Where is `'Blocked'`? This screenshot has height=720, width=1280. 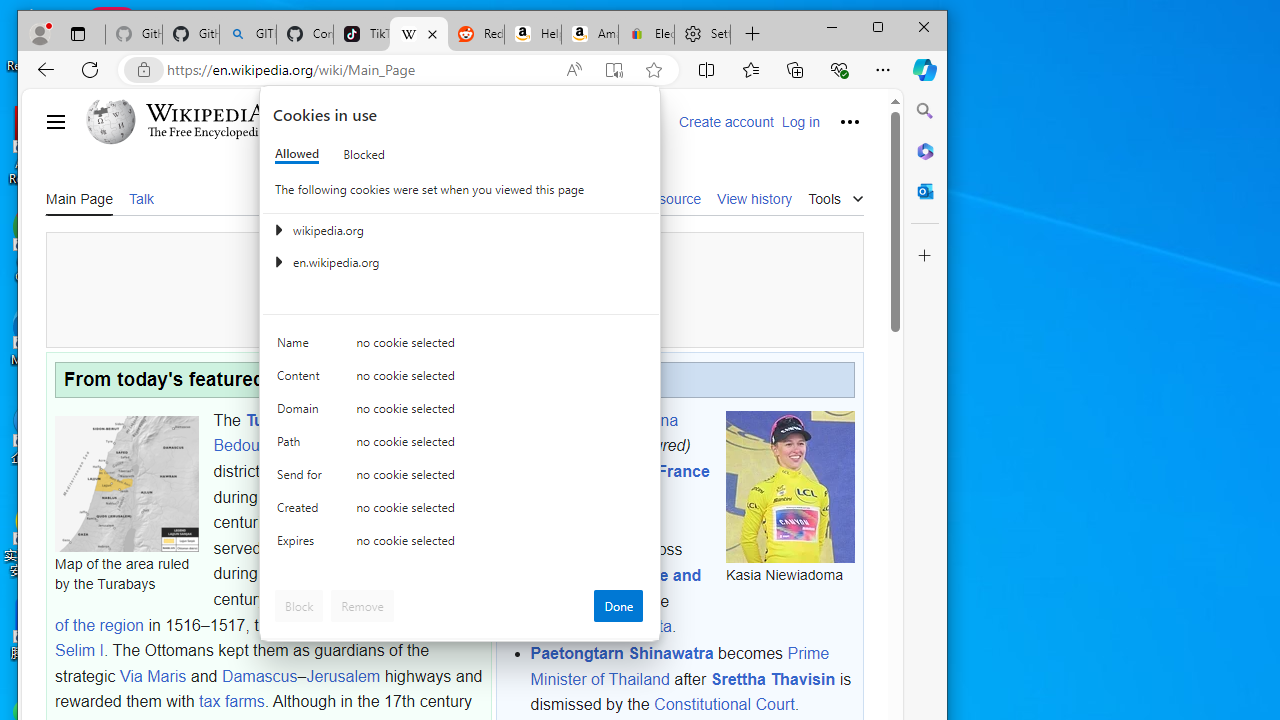
'Blocked' is located at coordinates (364, 153).